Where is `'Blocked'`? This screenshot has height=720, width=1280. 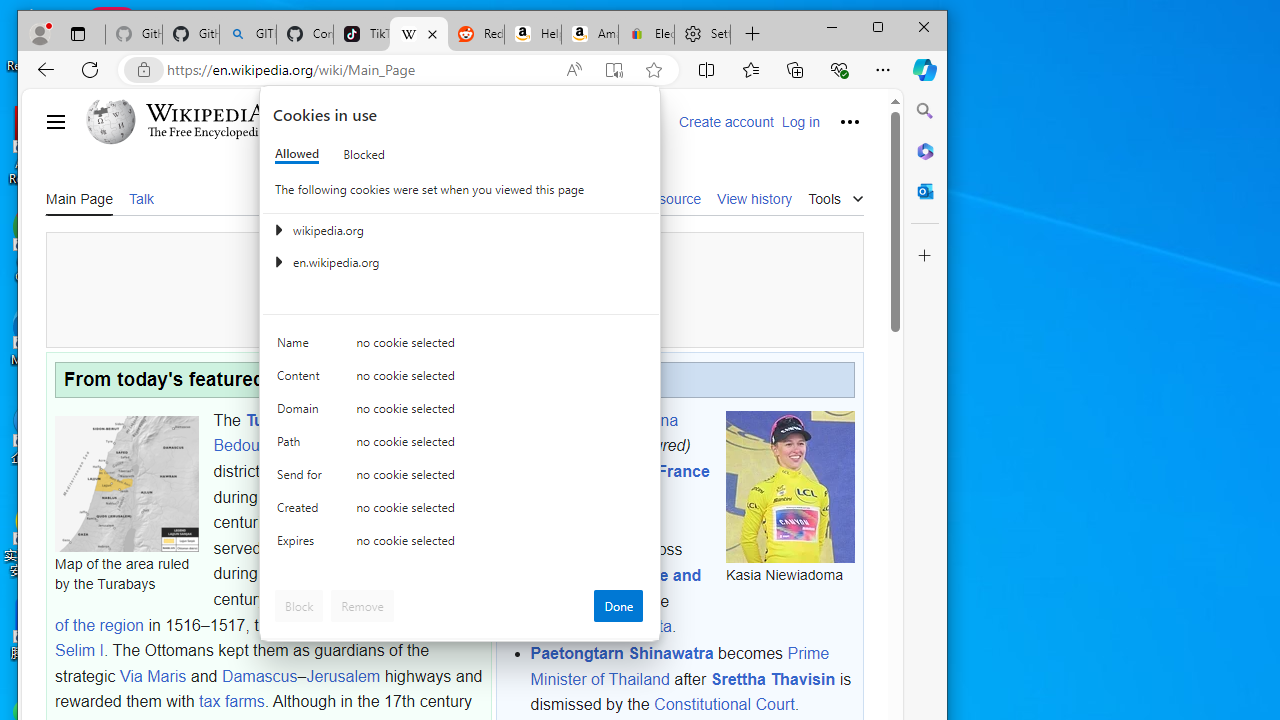
'Blocked' is located at coordinates (364, 153).